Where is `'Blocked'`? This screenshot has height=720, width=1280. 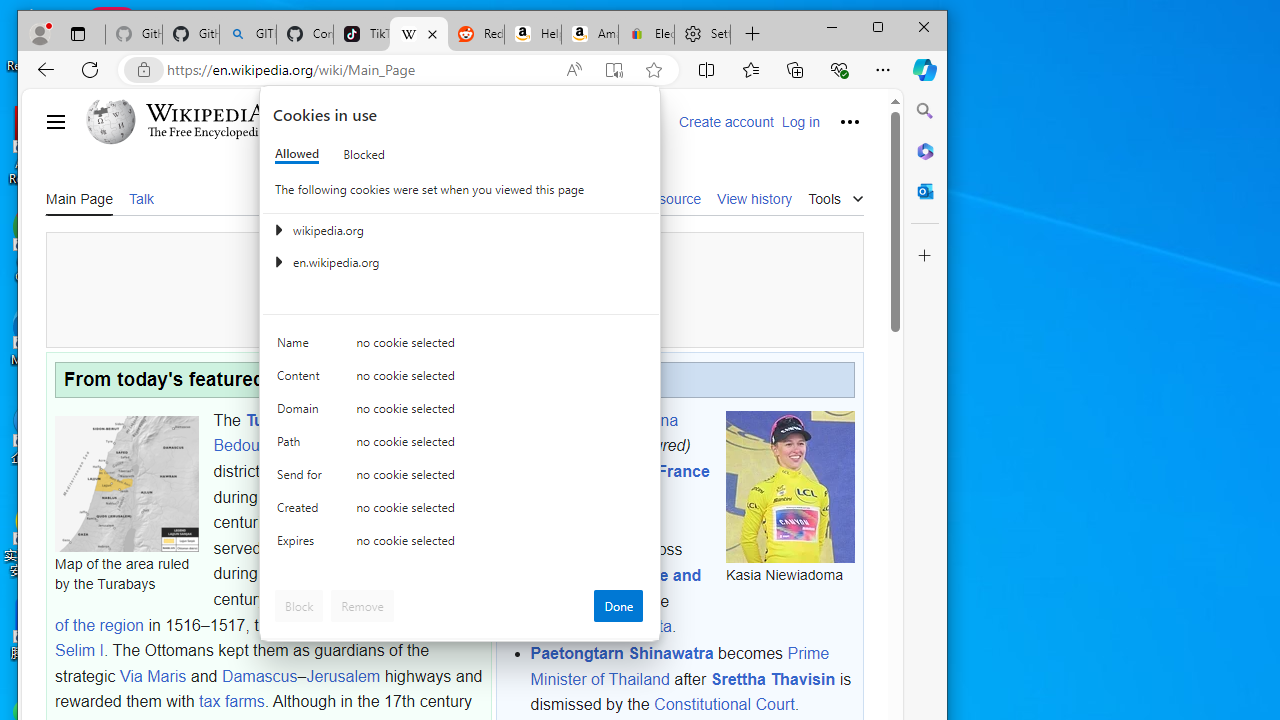
'Blocked' is located at coordinates (364, 153).